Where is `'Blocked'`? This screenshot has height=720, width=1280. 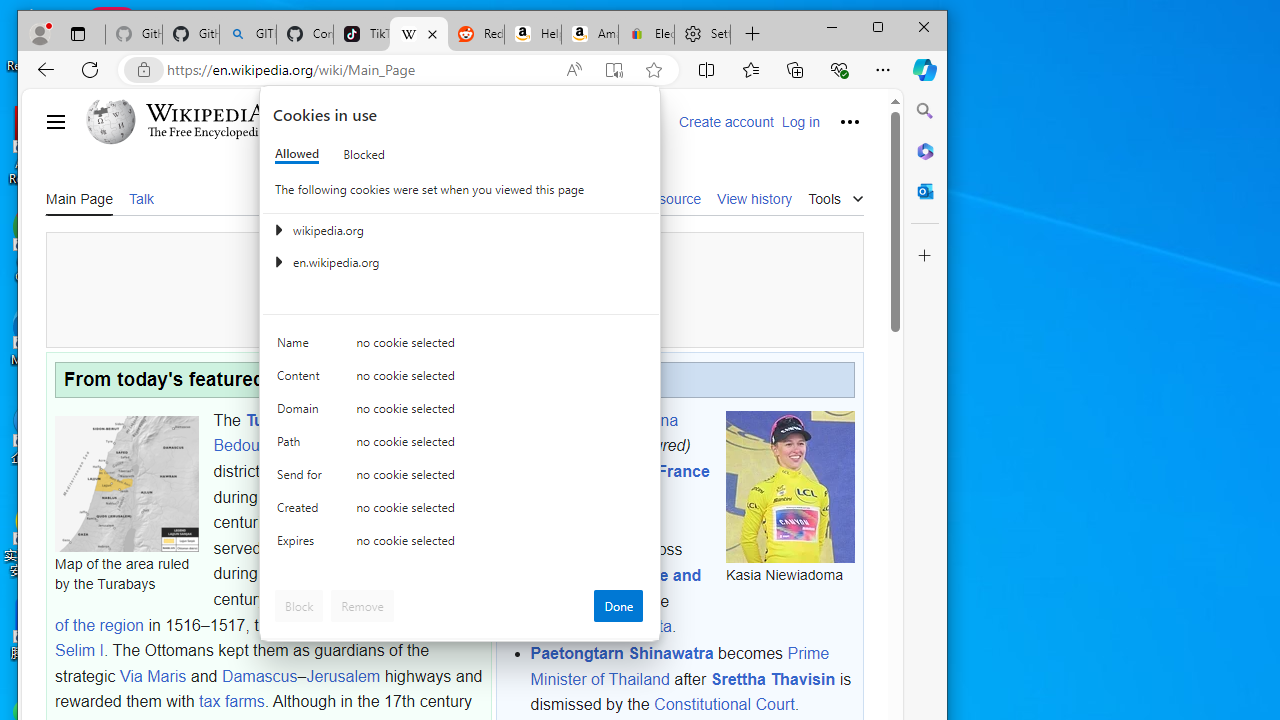
'Blocked' is located at coordinates (364, 153).